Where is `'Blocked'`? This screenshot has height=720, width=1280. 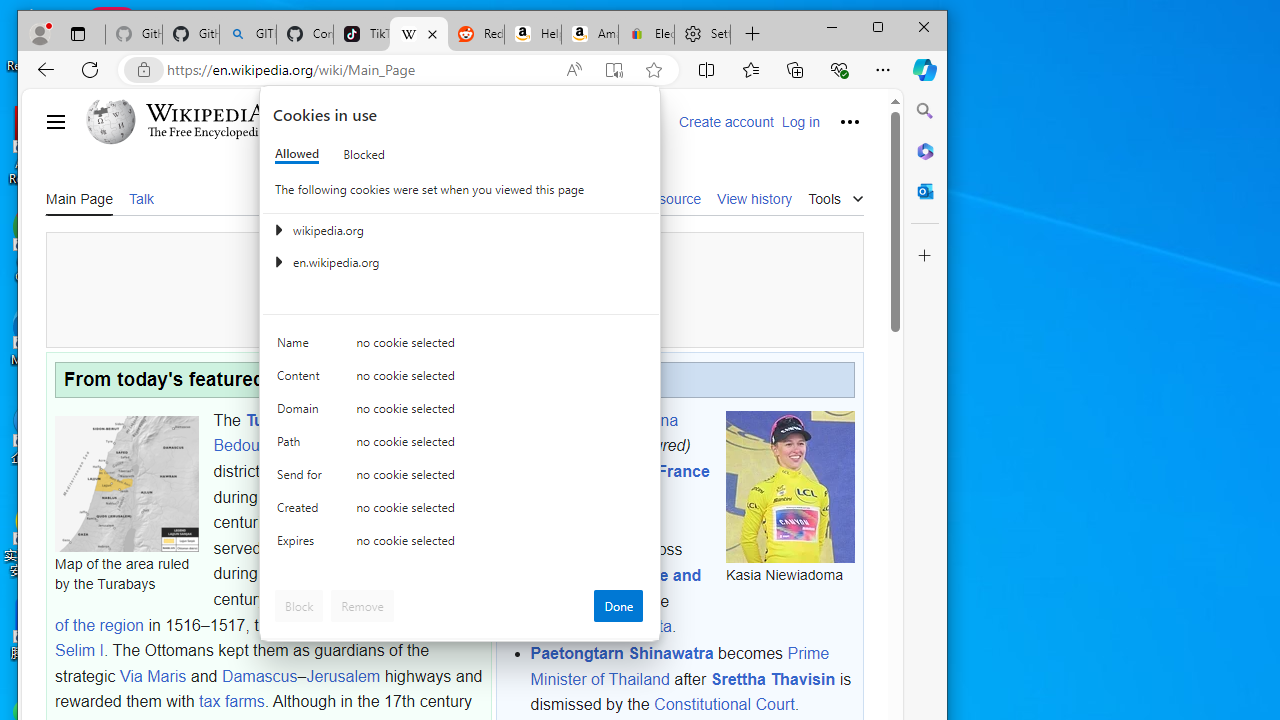
'Blocked' is located at coordinates (364, 153).